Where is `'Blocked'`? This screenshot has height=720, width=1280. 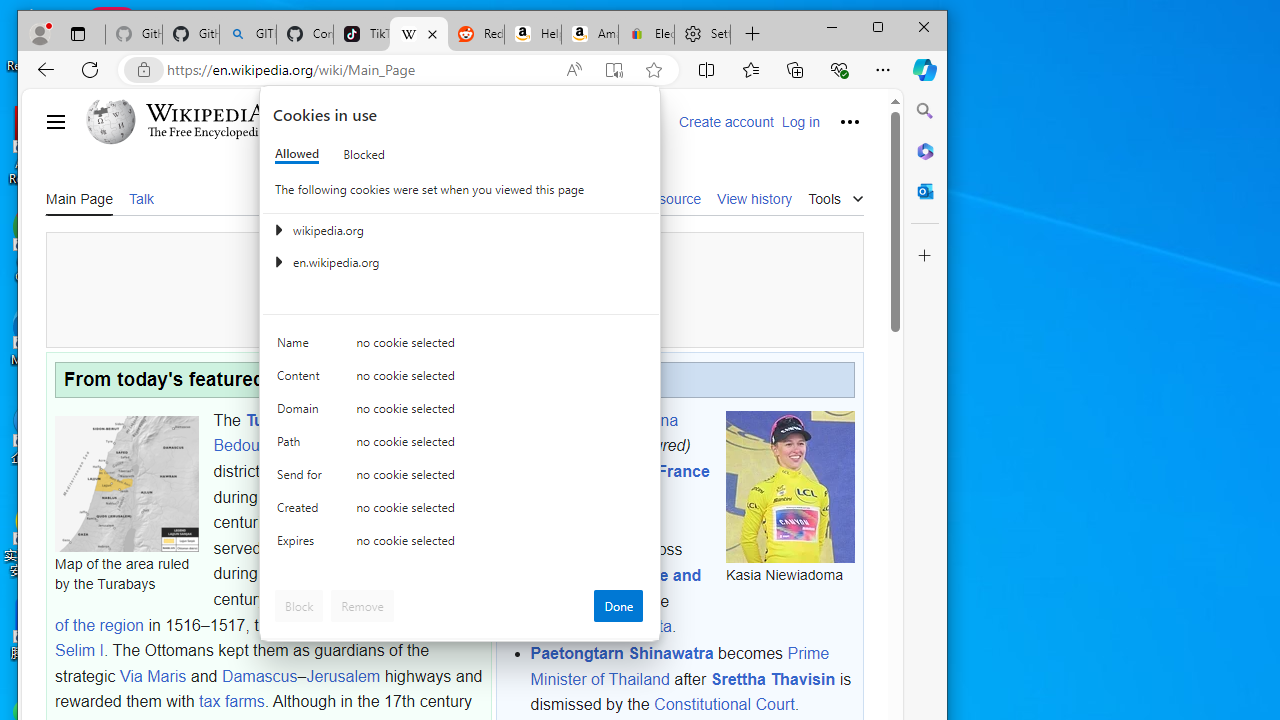
'Blocked' is located at coordinates (364, 153).